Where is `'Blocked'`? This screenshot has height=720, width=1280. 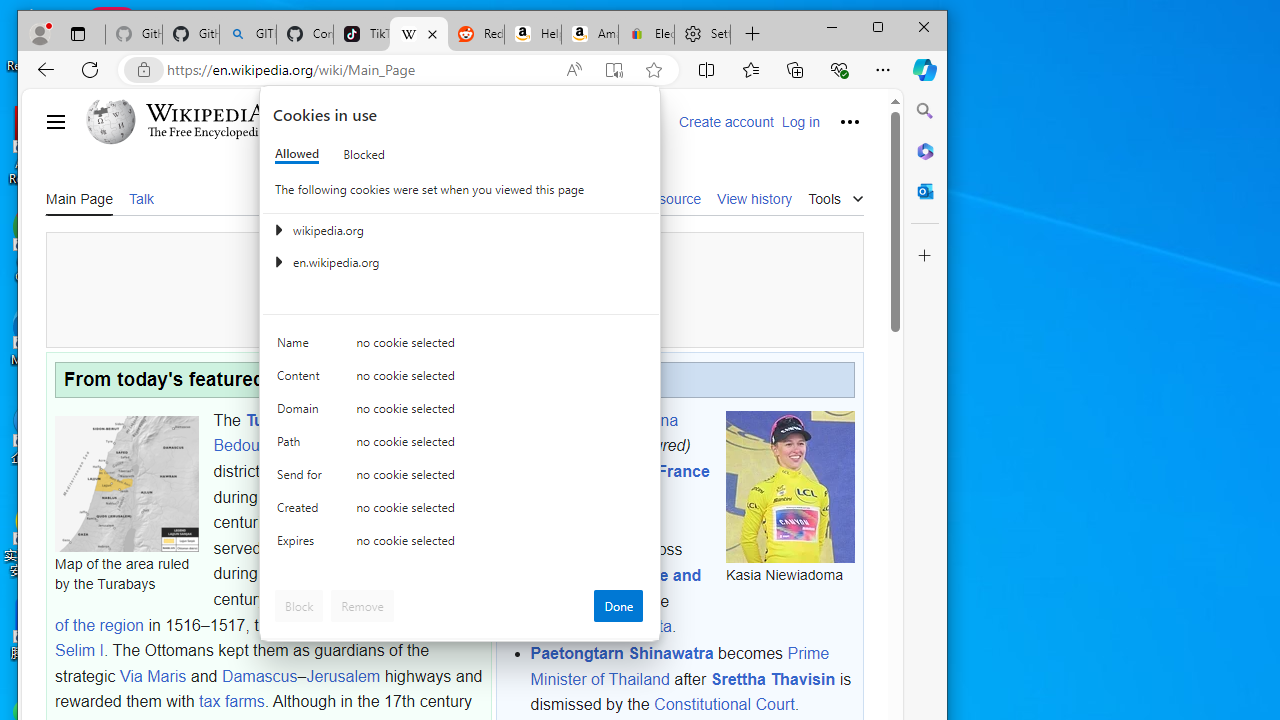
'Blocked' is located at coordinates (364, 153).